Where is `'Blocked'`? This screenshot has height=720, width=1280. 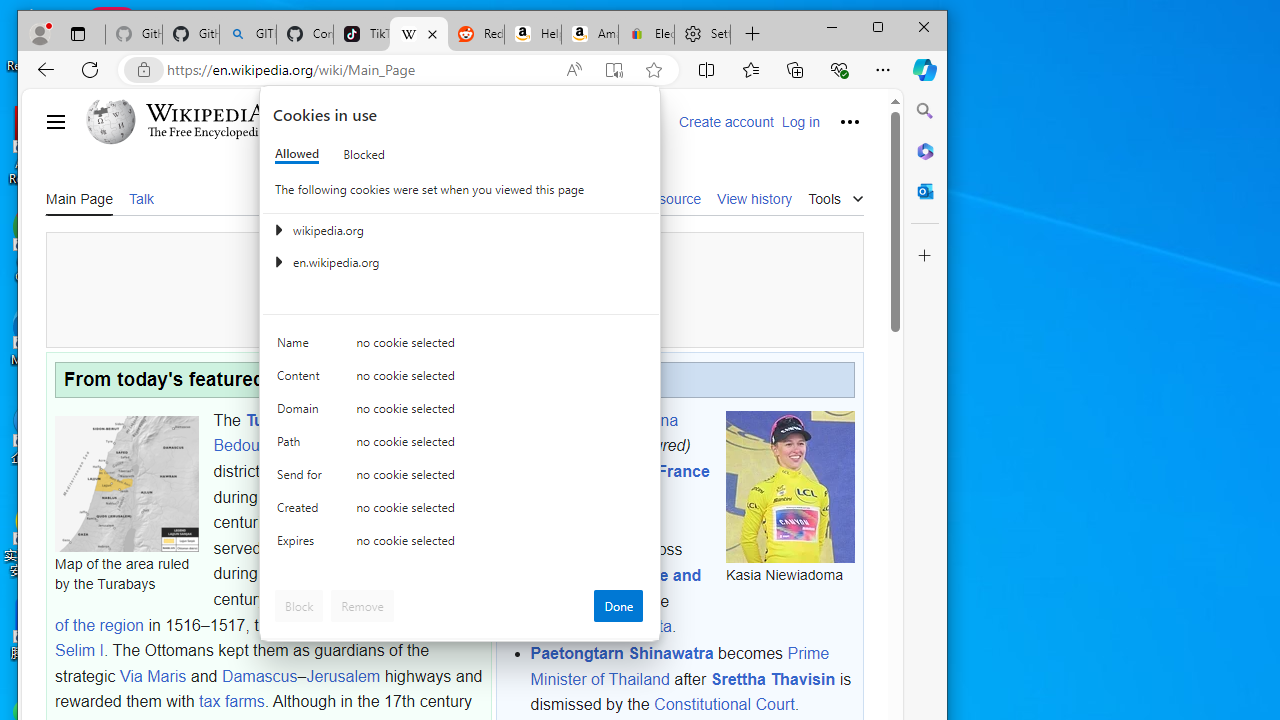
'Blocked' is located at coordinates (364, 153).